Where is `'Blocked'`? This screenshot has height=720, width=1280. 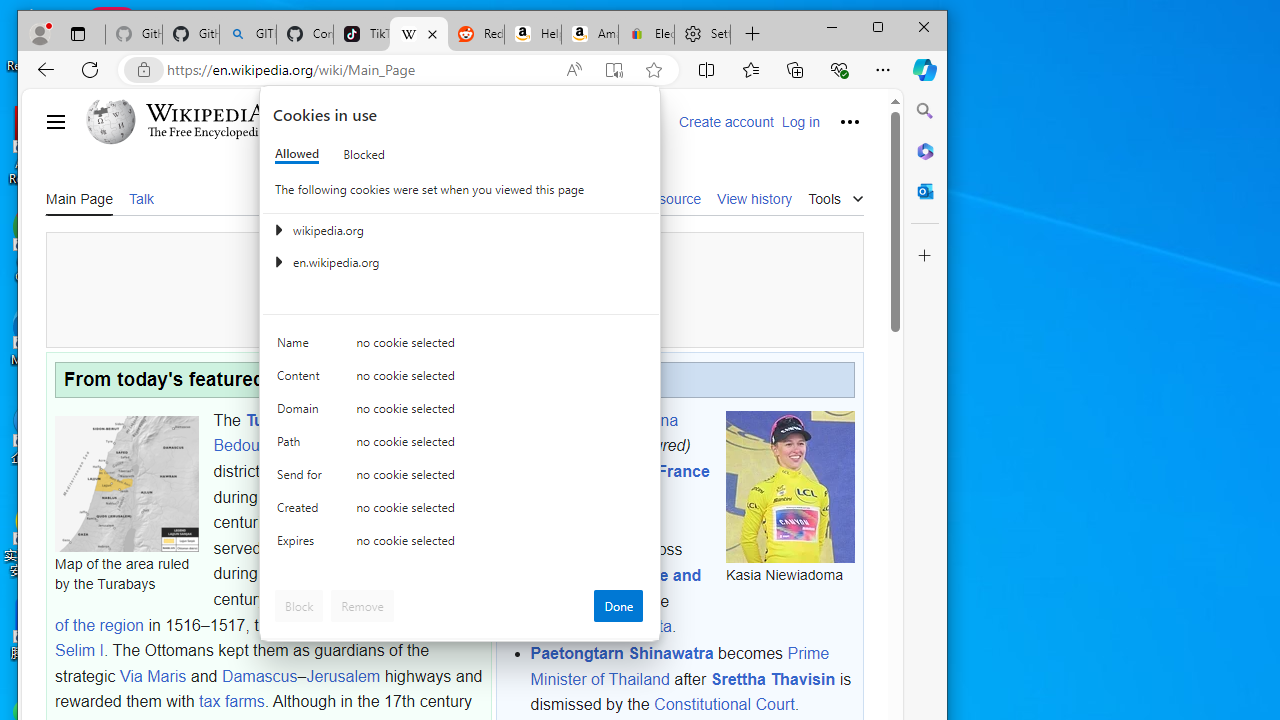
'Blocked' is located at coordinates (364, 153).